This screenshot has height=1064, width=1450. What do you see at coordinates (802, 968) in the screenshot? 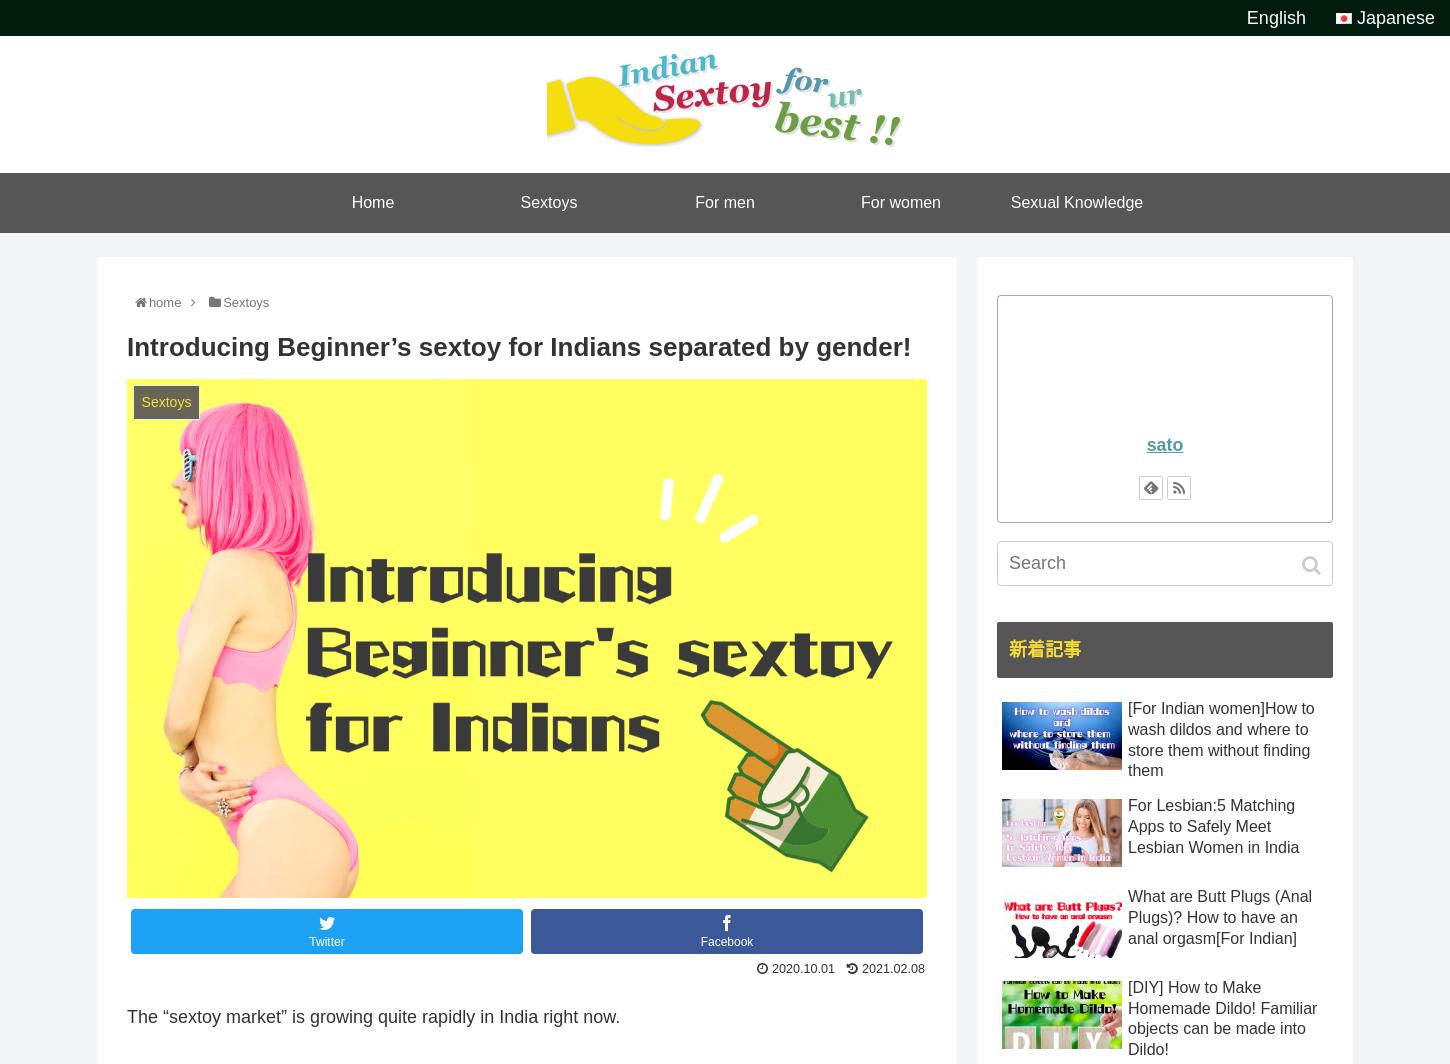
I see `'2020.10.01'` at bounding box center [802, 968].